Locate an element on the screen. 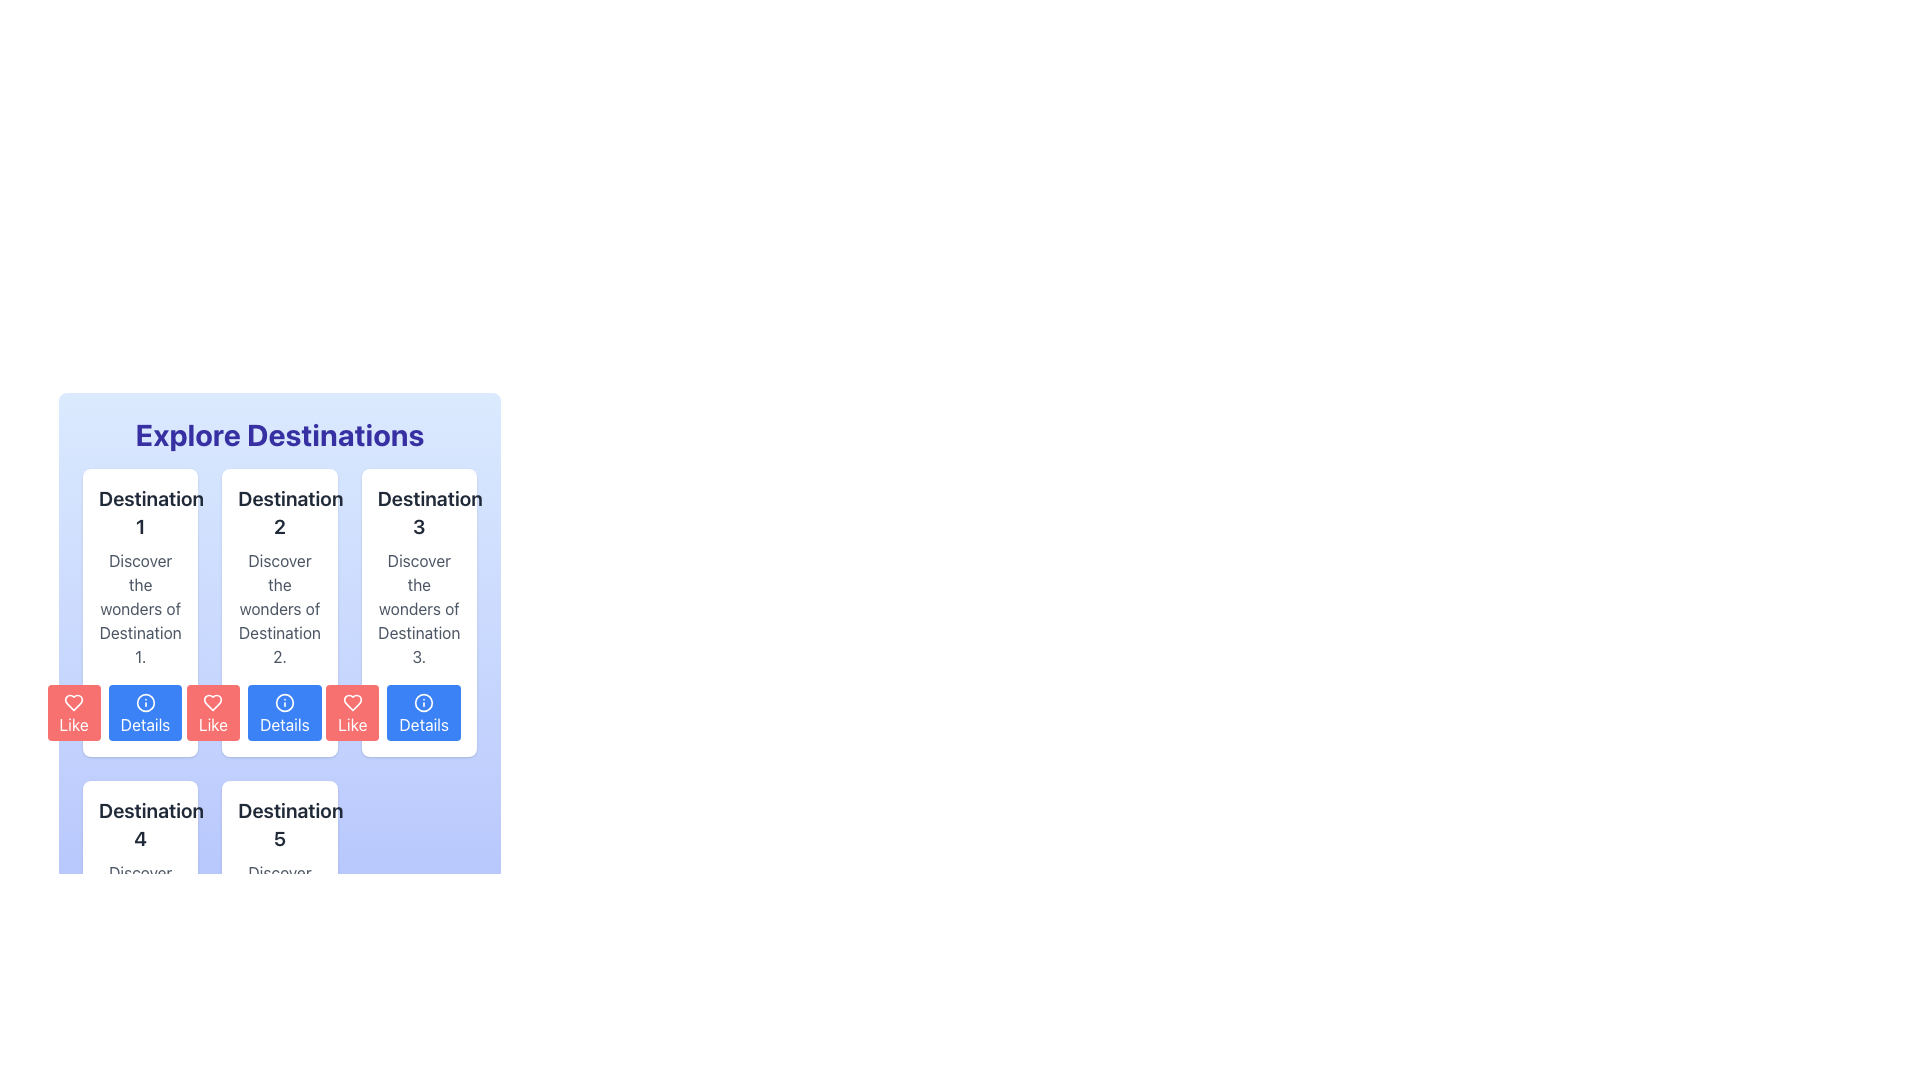 The height and width of the screenshot is (1080, 1920). the heart icon inside the 'Like' button for 'Destination 1' is located at coordinates (74, 701).